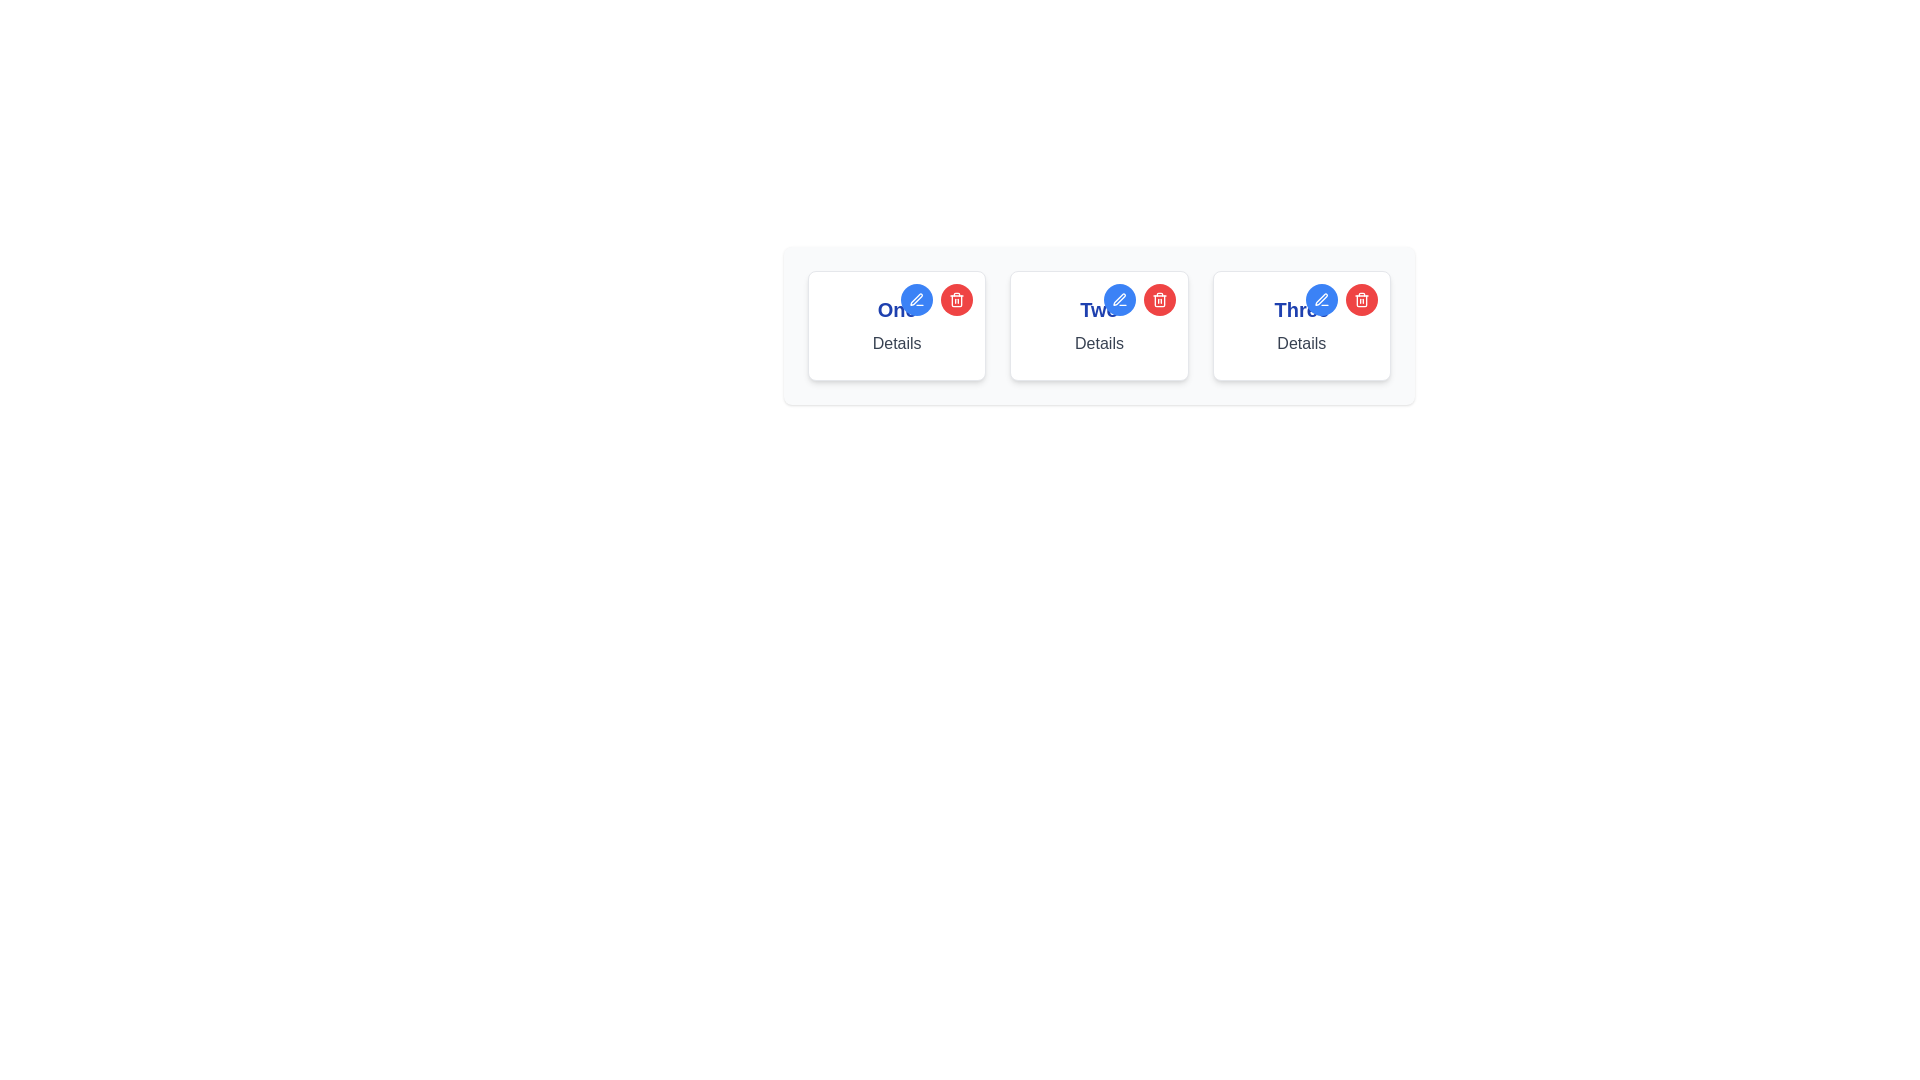 The image size is (1920, 1080). Describe the element at coordinates (936, 300) in the screenshot. I see `the button group located at the top-right corner of the card labeled 'One'` at that location.